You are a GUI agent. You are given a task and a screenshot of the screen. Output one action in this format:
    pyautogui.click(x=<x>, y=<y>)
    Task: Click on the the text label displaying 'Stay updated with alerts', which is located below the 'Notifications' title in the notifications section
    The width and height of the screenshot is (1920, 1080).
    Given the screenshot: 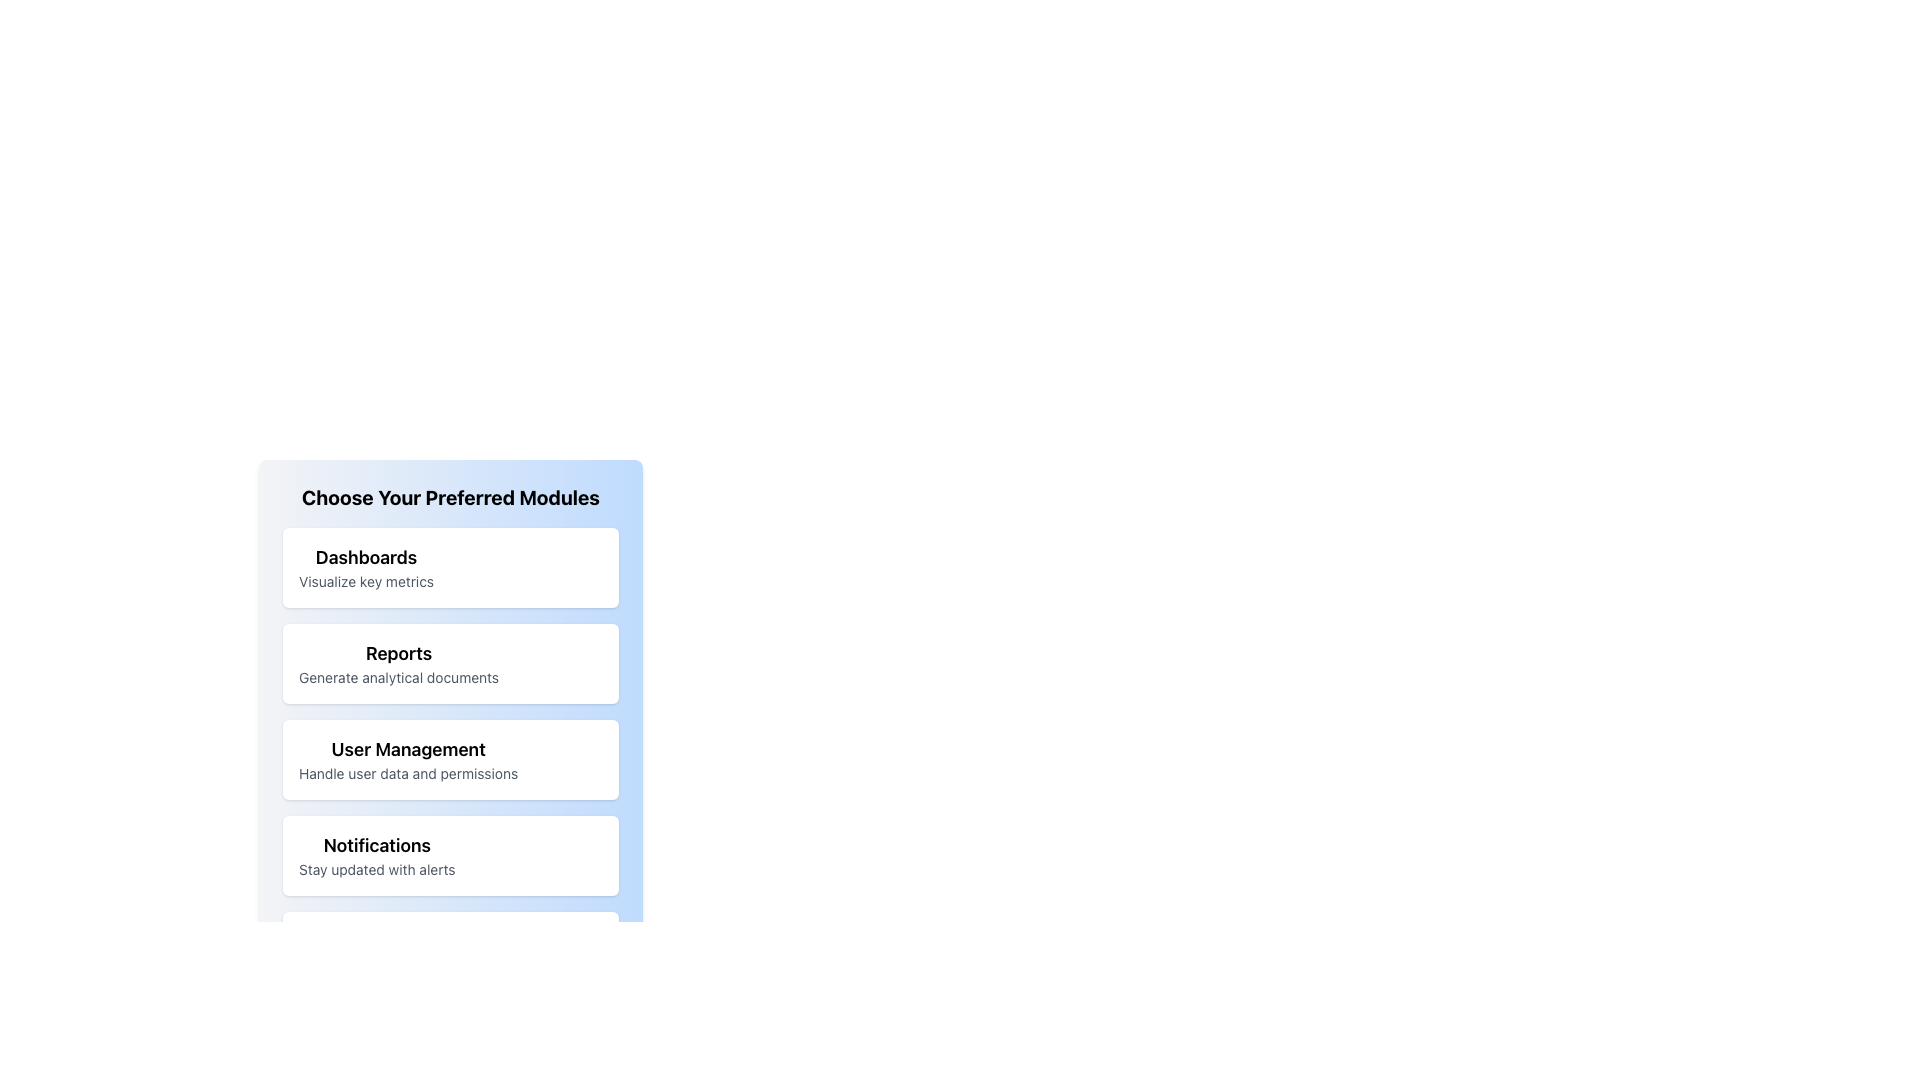 What is the action you would take?
    pyautogui.click(x=377, y=869)
    